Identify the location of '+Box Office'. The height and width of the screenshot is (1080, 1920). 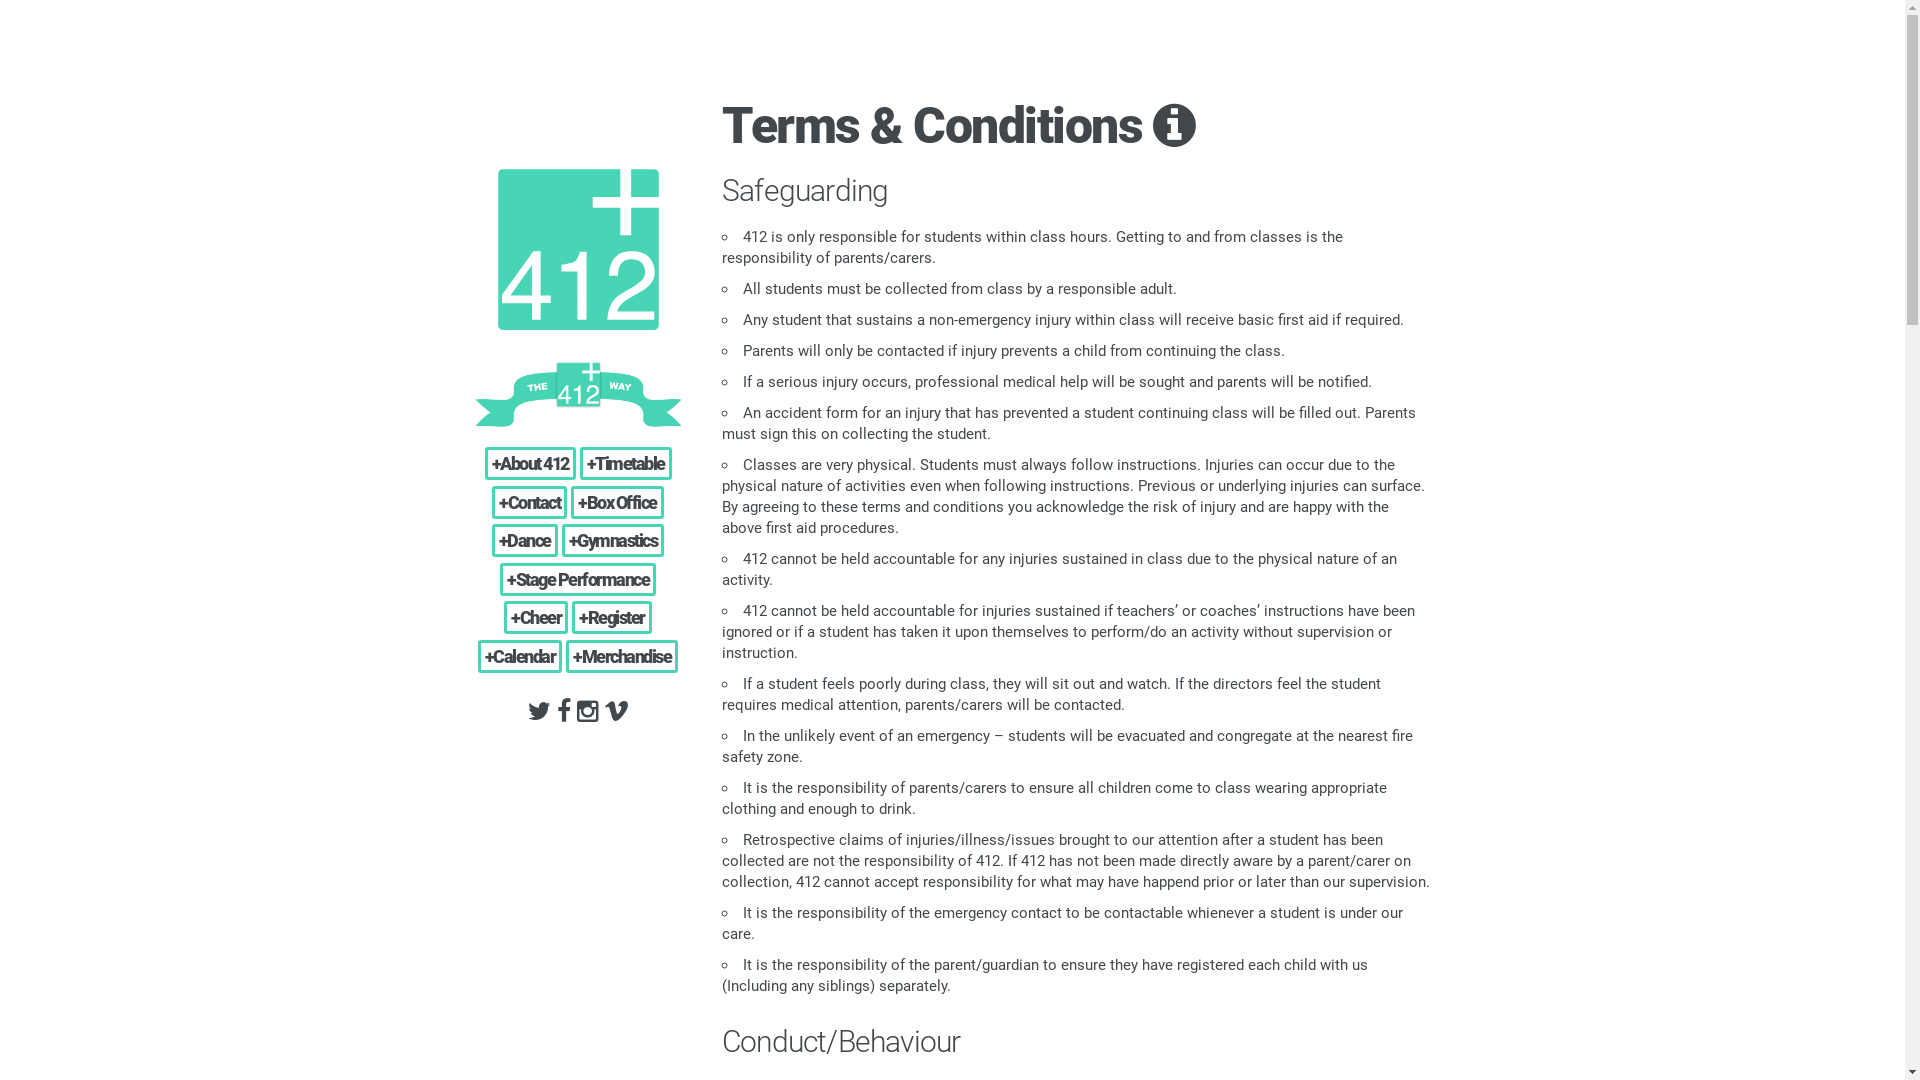
(616, 501).